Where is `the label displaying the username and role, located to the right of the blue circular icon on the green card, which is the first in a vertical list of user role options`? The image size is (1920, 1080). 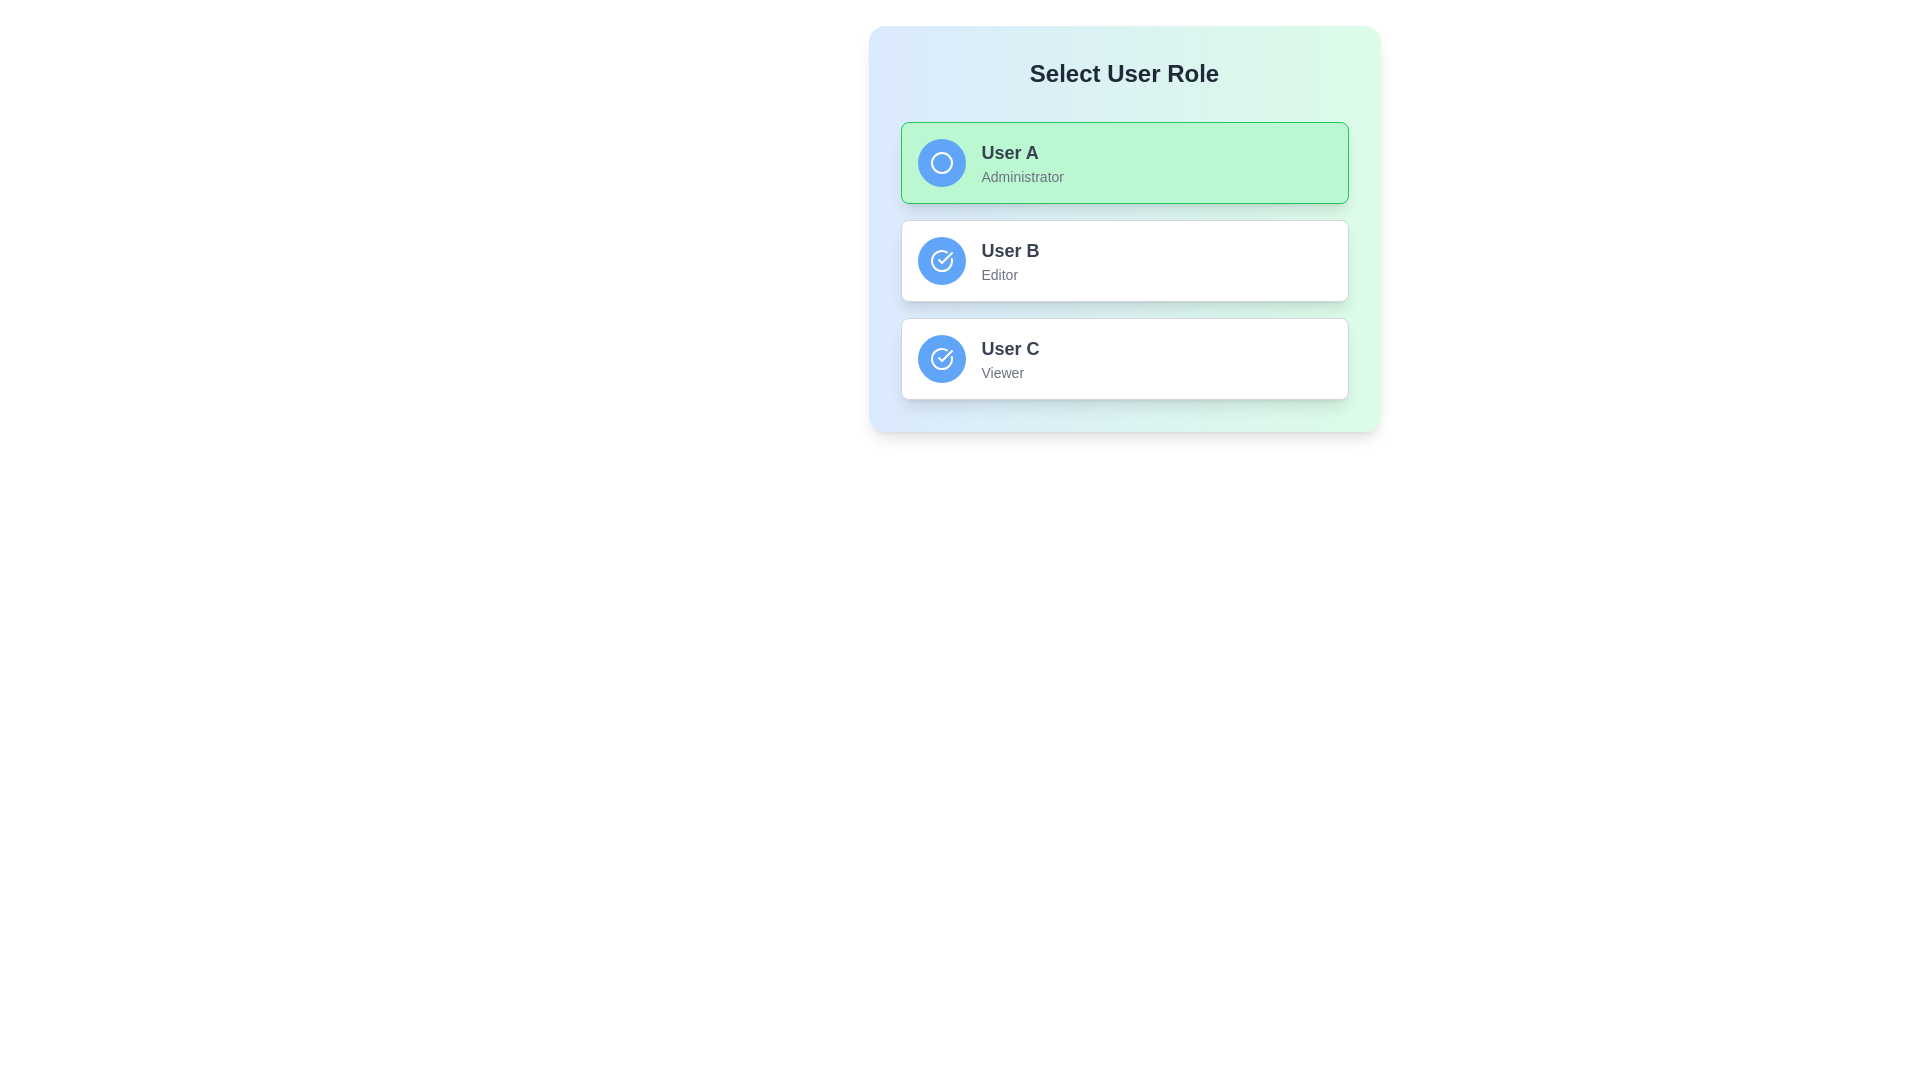
the label displaying the username and role, located to the right of the blue circular icon on the green card, which is the first in a vertical list of user role options is located at coordinates (1022, 161).